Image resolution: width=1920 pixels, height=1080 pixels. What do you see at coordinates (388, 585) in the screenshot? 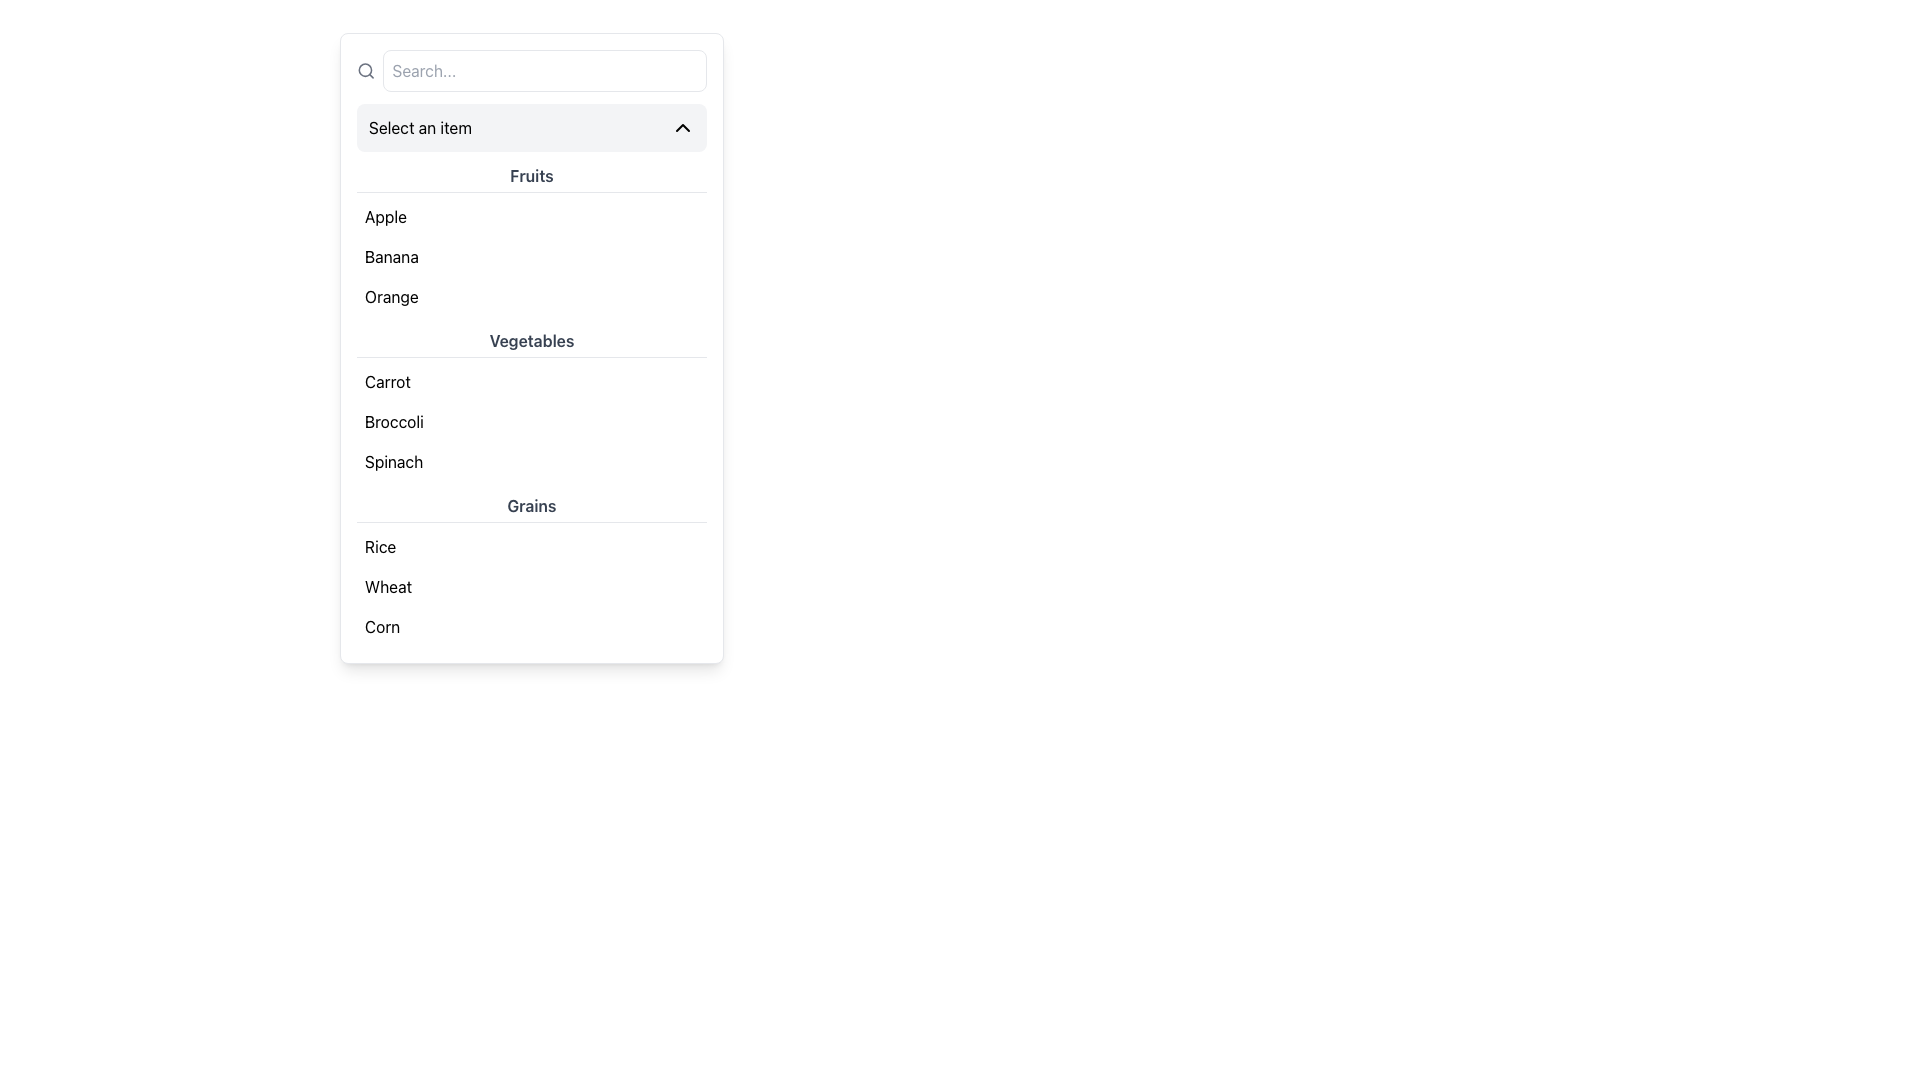
I see `the text label 'Wheat' in the 'Grains' section of the dropdown list` at bounding box center [388, 585].